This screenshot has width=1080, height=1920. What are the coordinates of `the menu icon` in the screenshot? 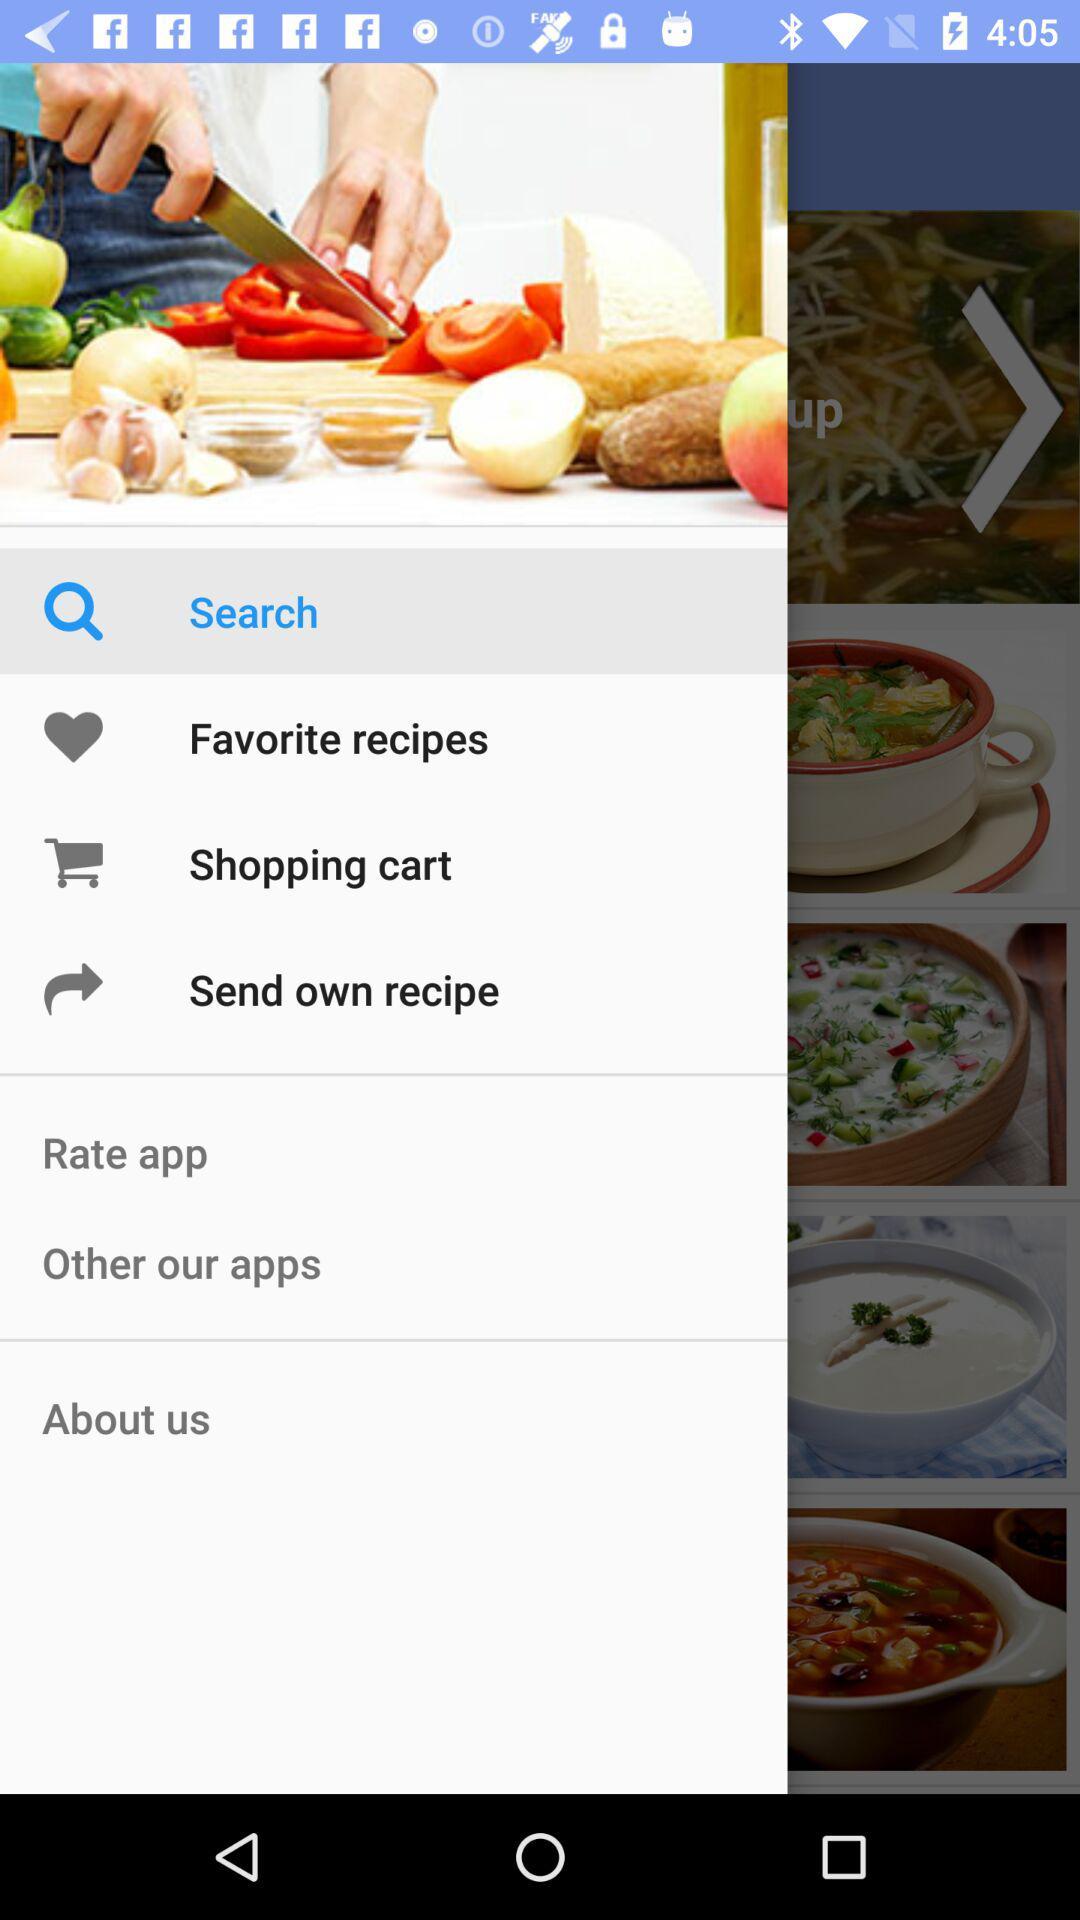 It's located at (64, 405).